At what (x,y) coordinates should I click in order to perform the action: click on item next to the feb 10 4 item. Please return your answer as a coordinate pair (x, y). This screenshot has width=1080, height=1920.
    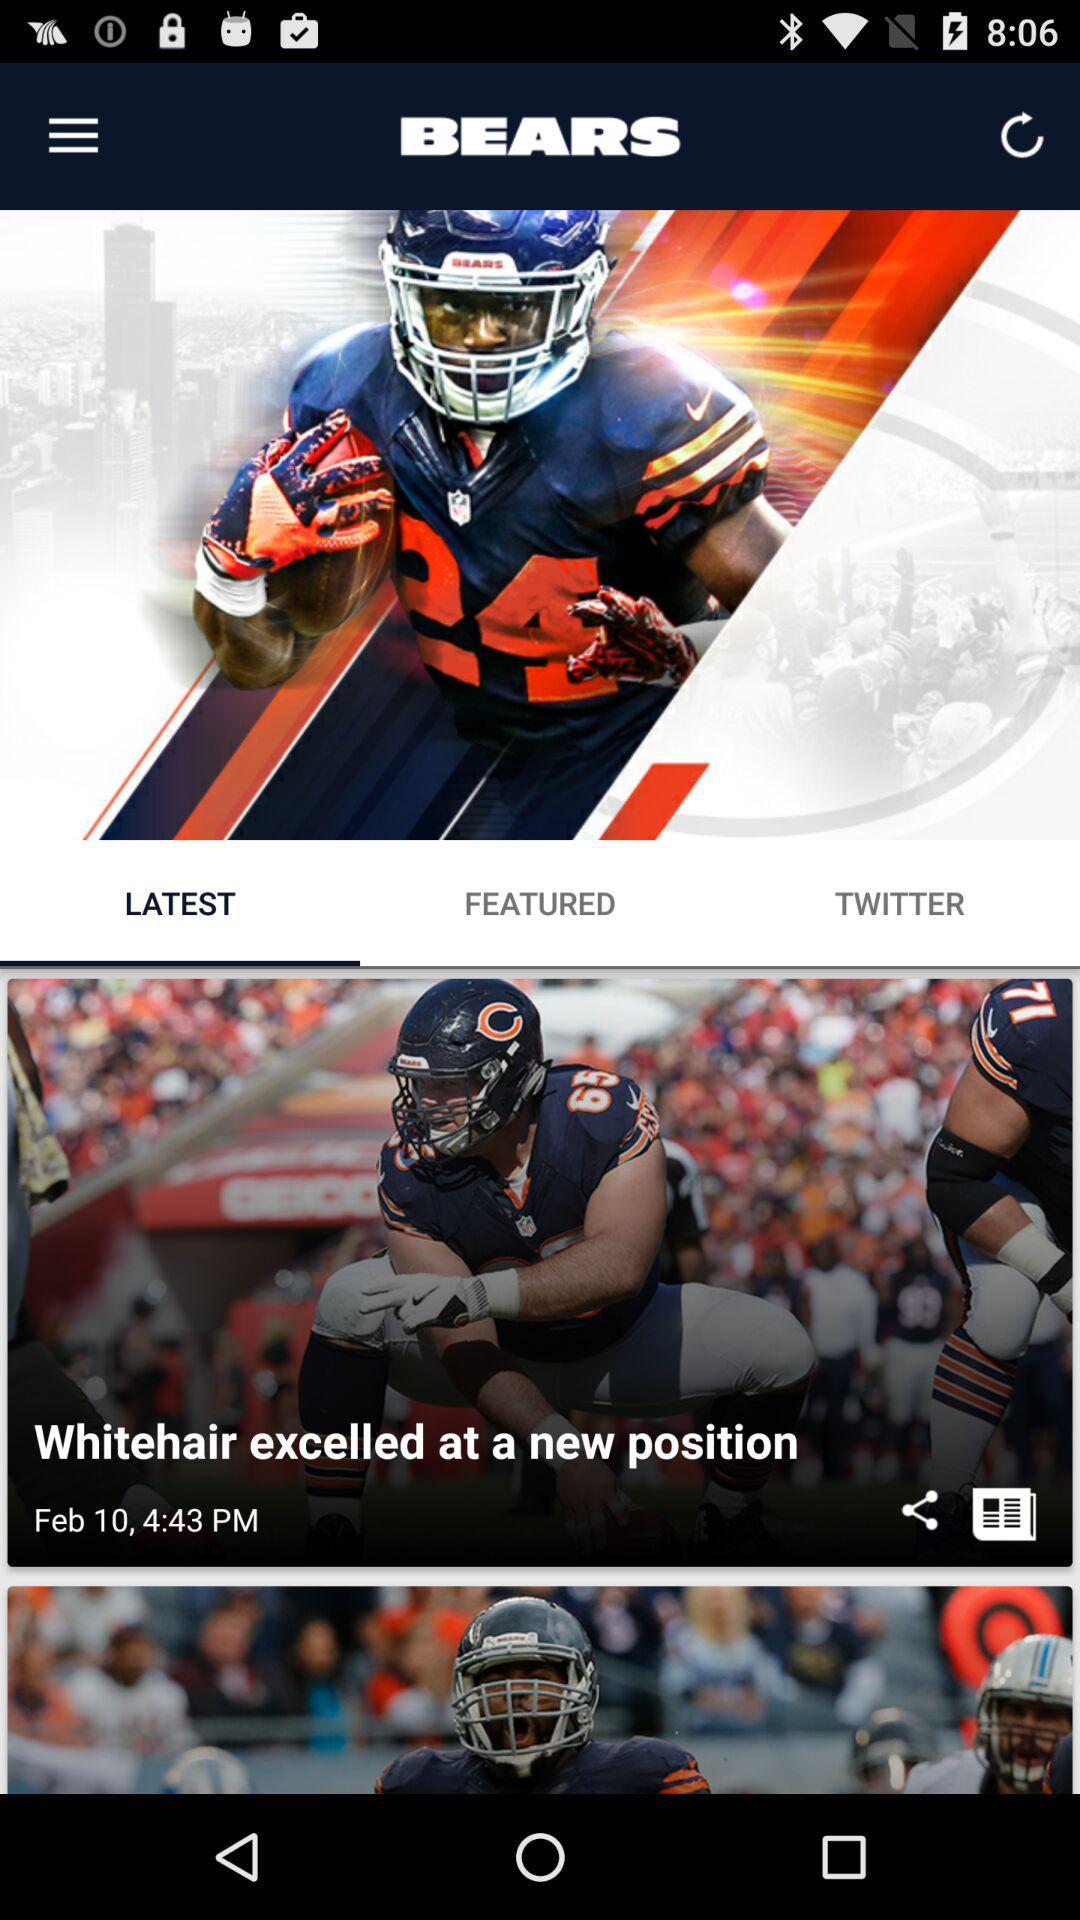
    Looking at the image, I should click on (919, 1519).